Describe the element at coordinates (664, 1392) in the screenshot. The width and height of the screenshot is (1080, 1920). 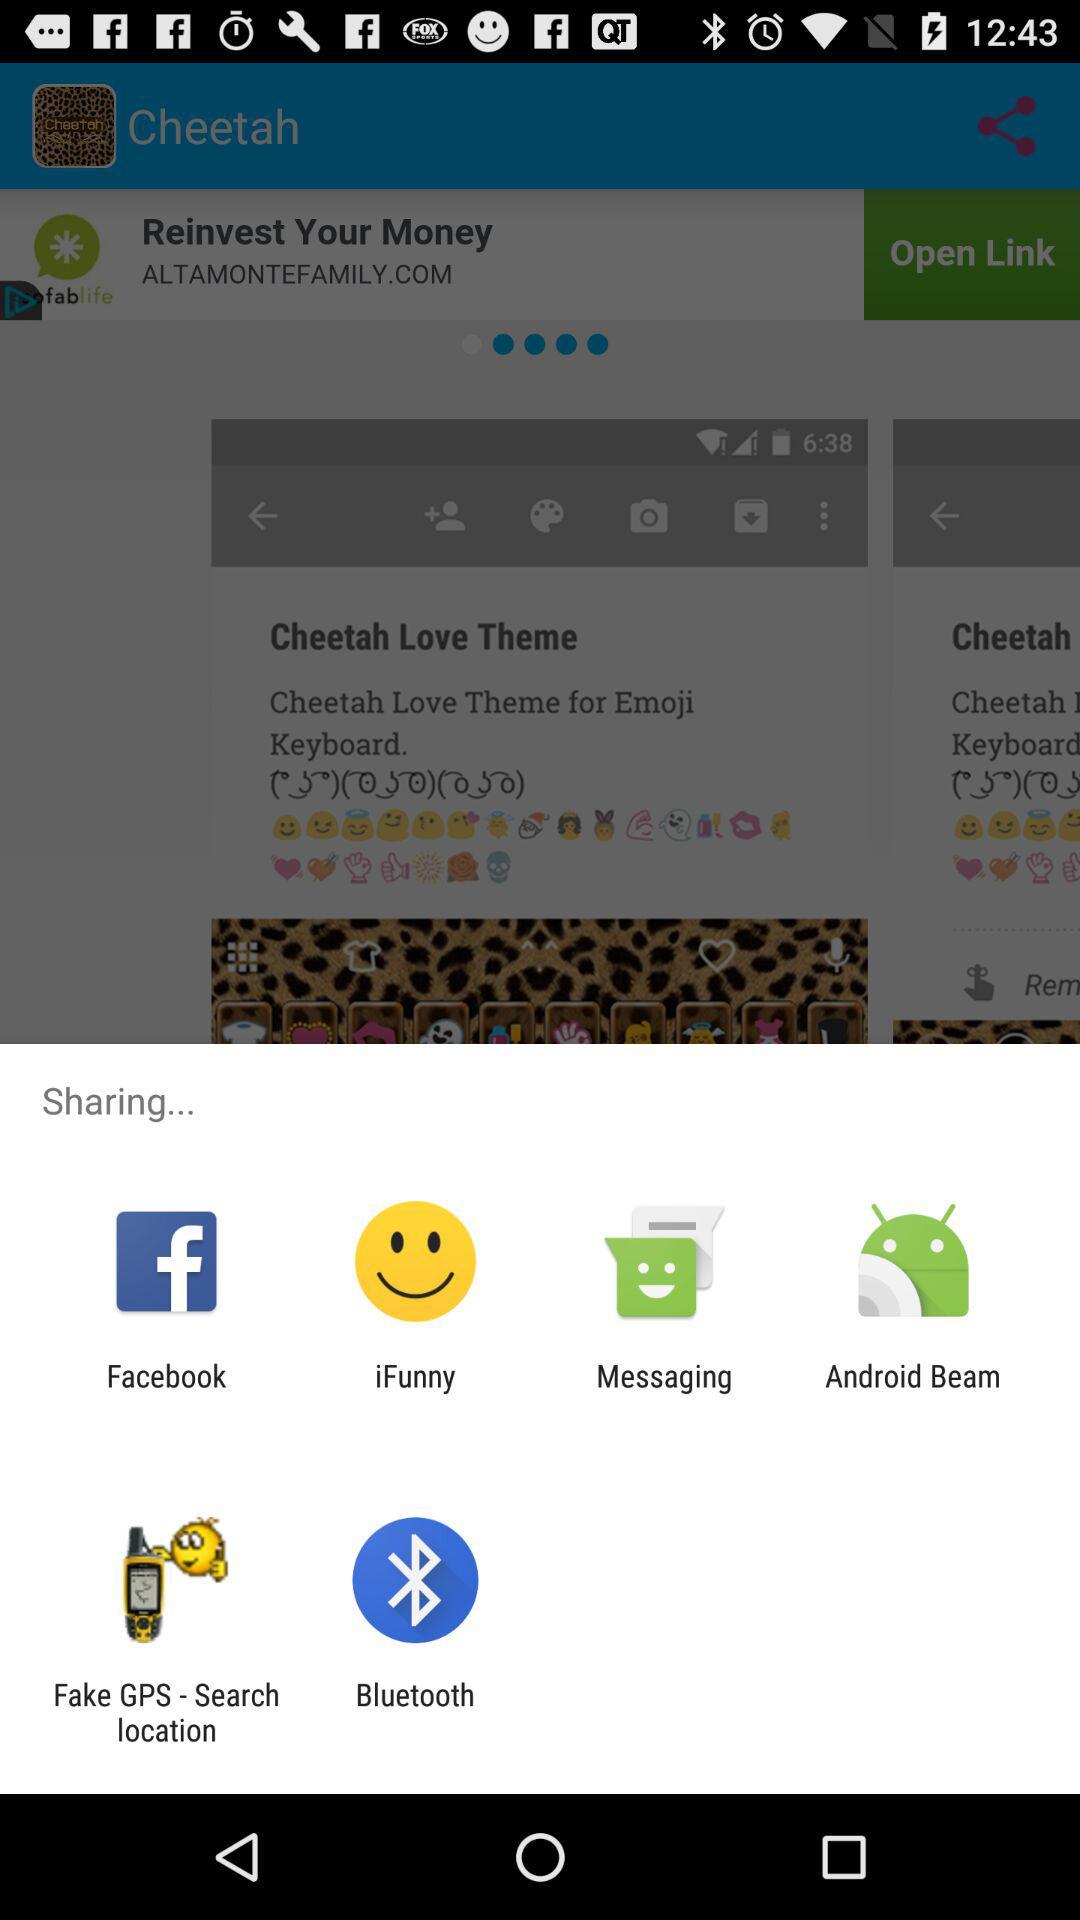
I see `the item to the right of ifunny app` at that location.